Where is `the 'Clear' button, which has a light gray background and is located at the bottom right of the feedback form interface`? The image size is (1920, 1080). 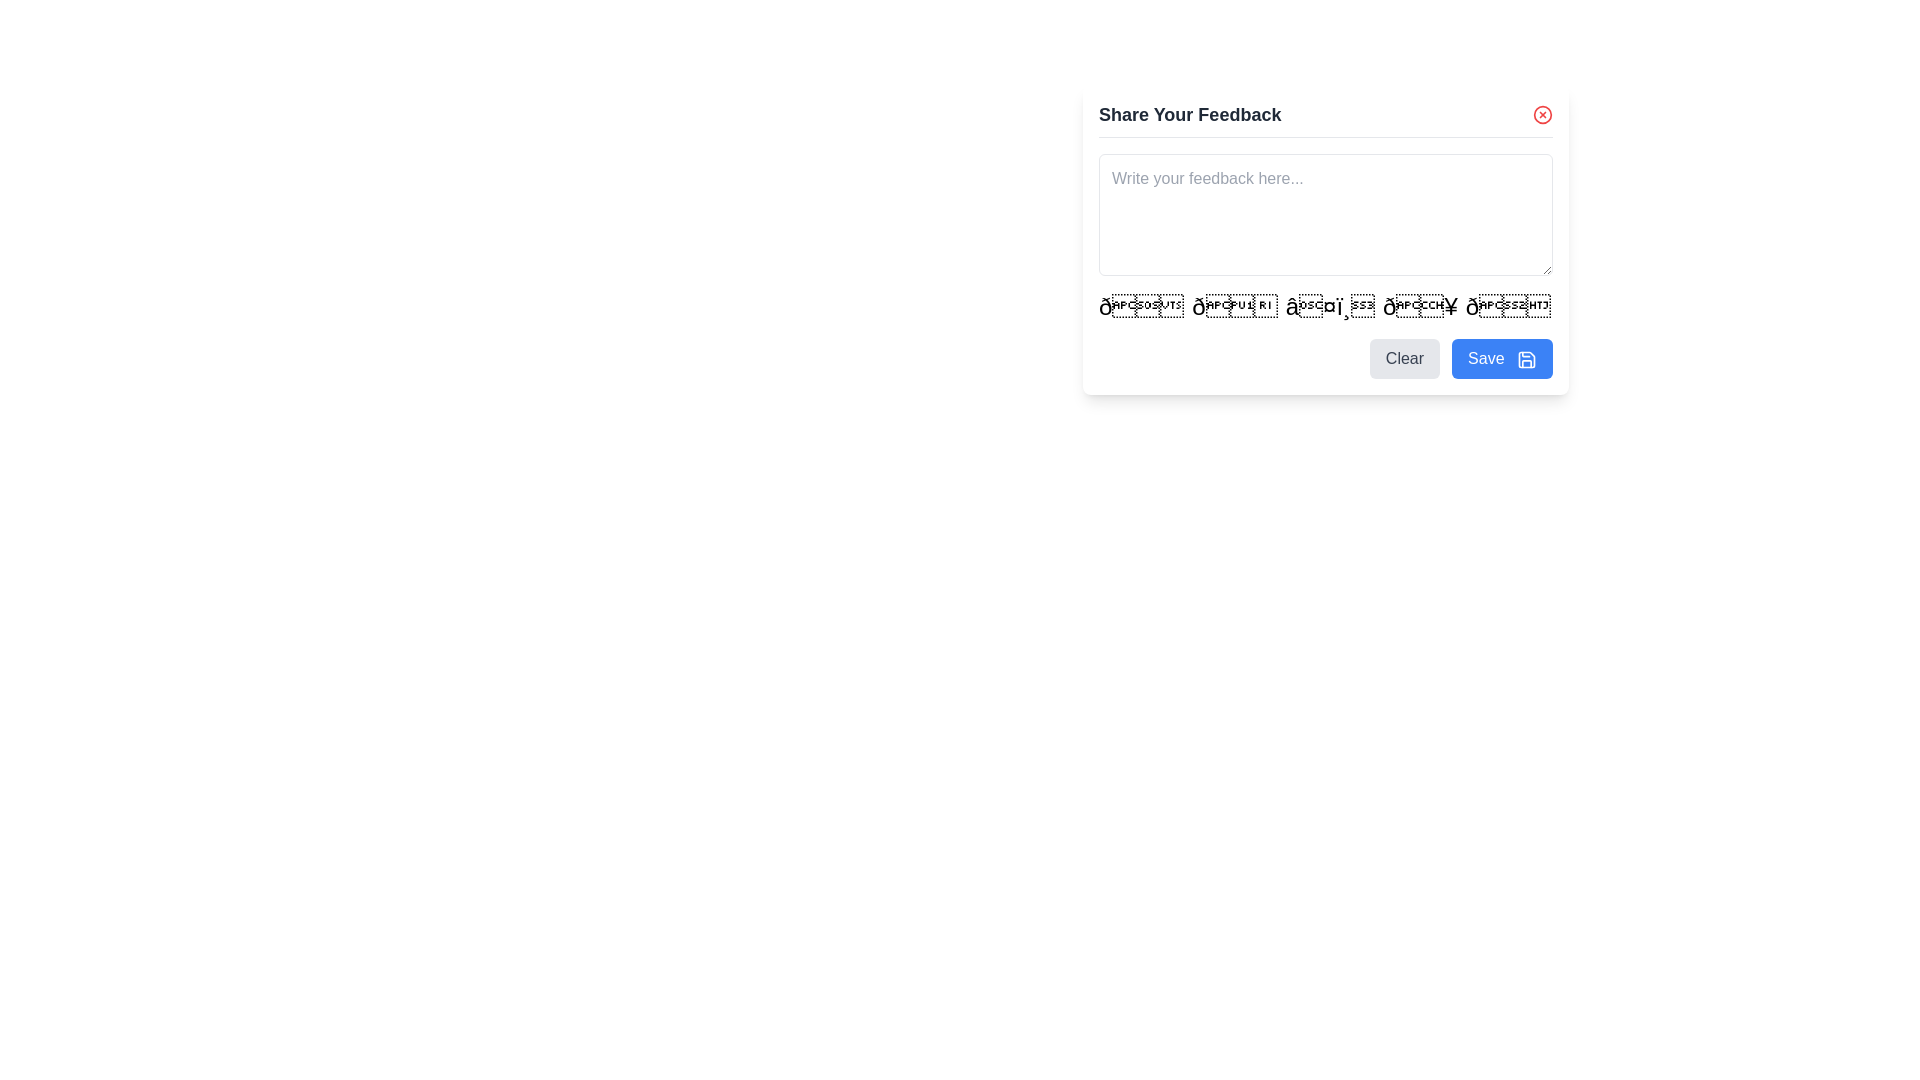
the 'Clear' button, which has a light gray background and is located at the bottom right of the feedback form interface is located at coordinates (1404, 357).